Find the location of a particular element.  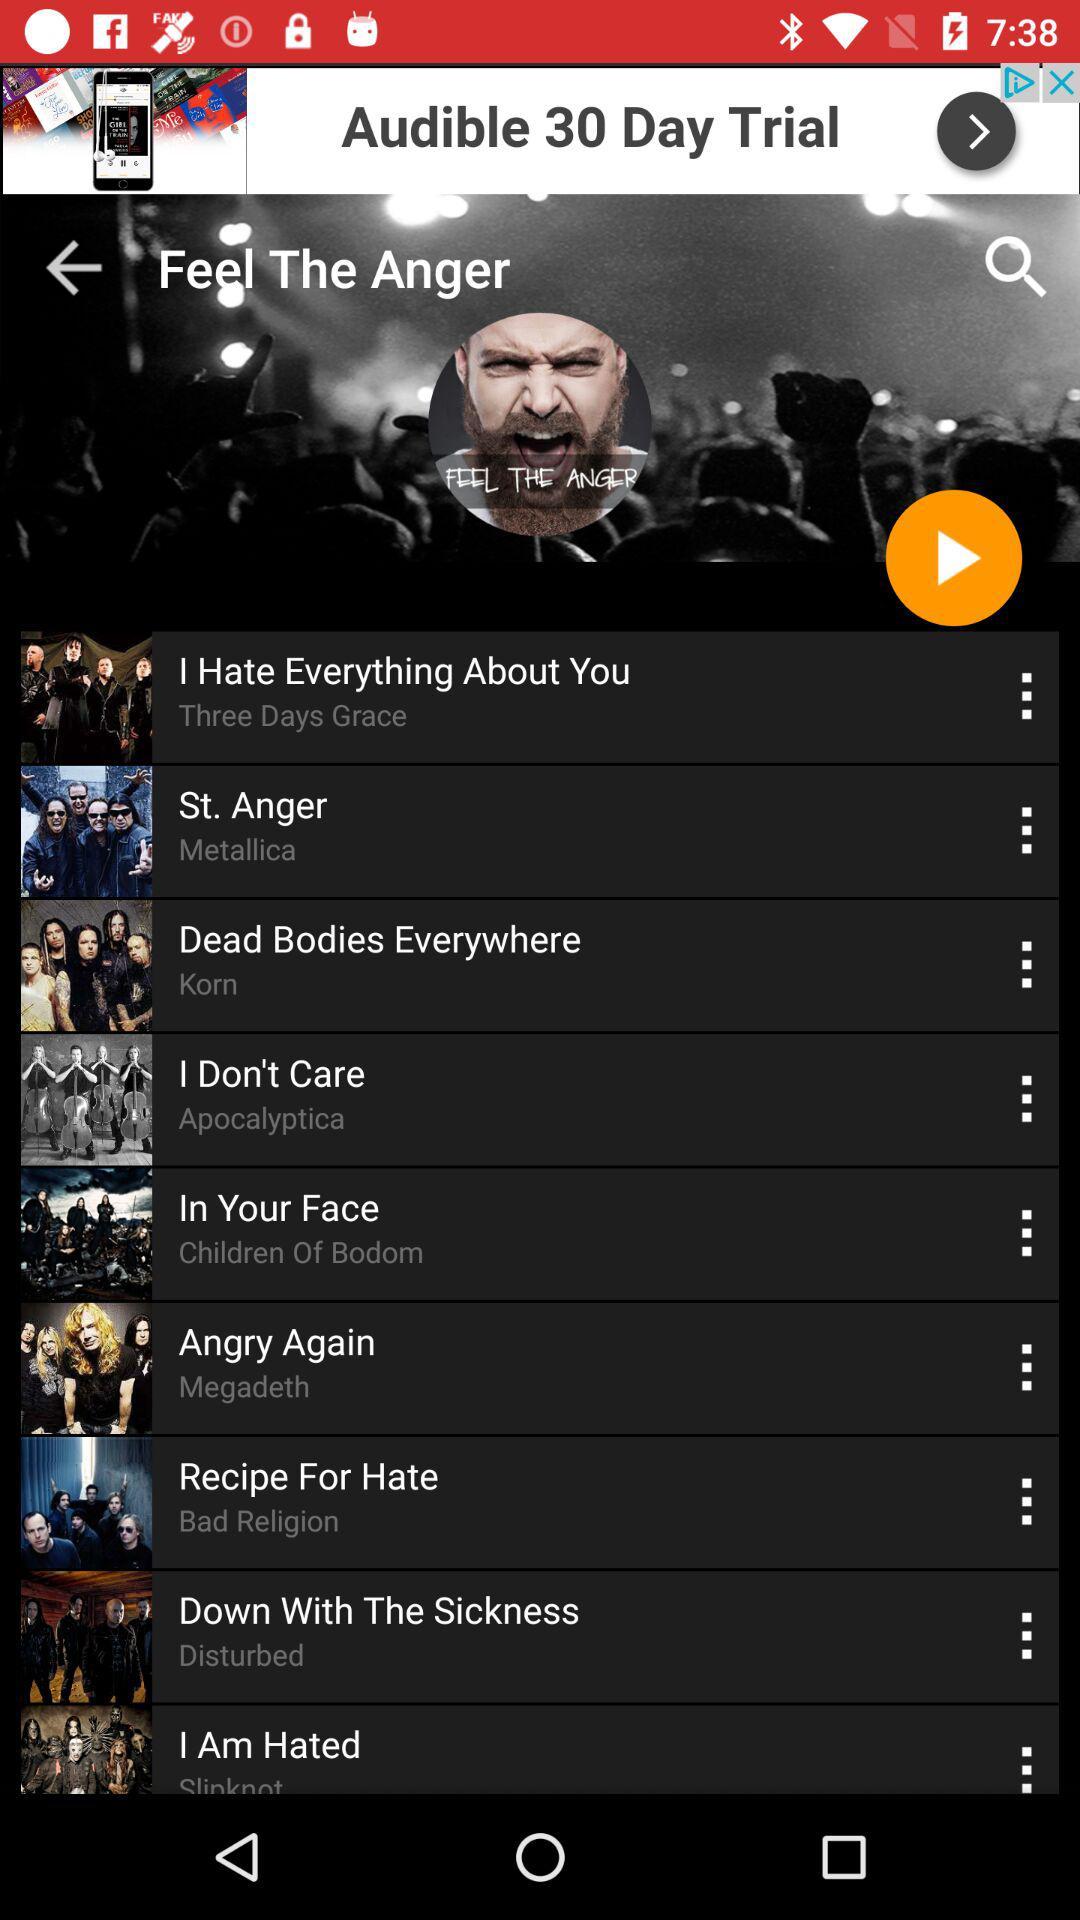

details of song is located at coordinates (1027, 1098).